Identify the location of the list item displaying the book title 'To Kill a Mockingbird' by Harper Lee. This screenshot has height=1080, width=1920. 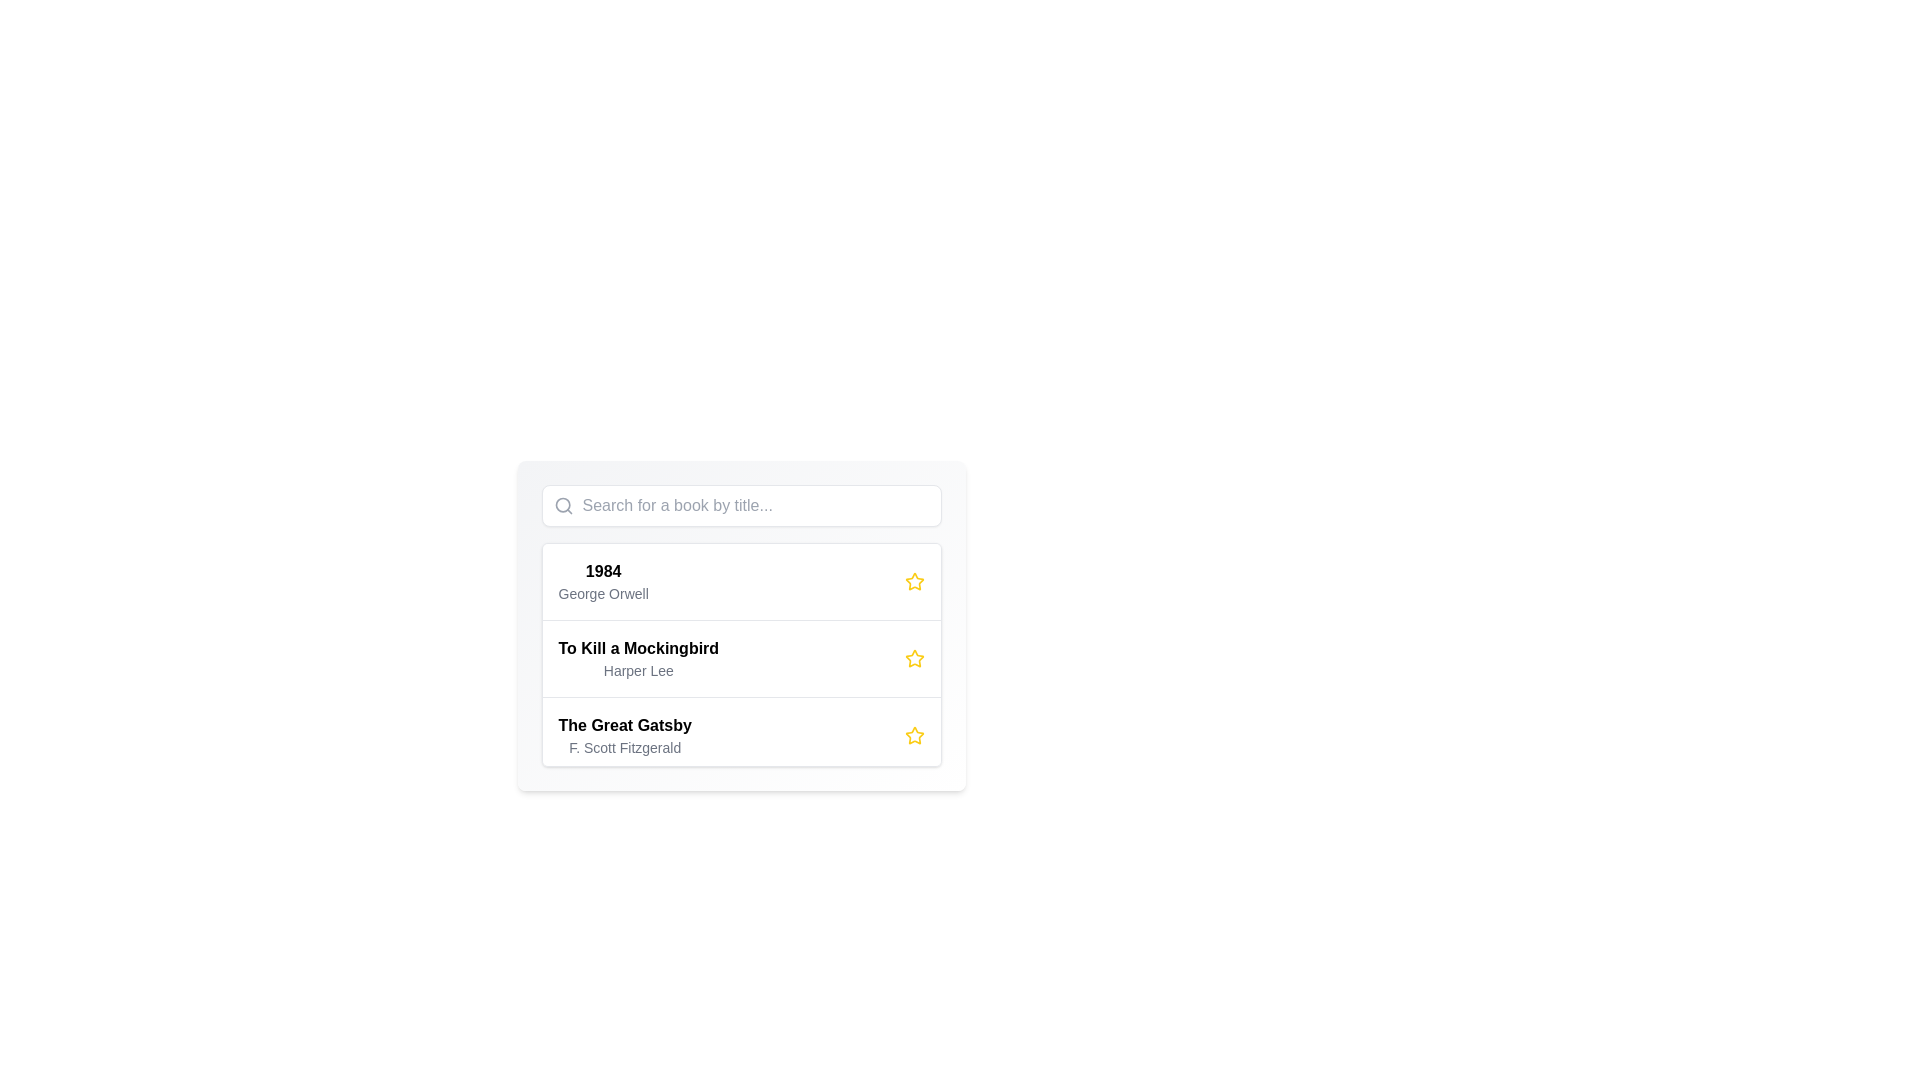
(740, 655).